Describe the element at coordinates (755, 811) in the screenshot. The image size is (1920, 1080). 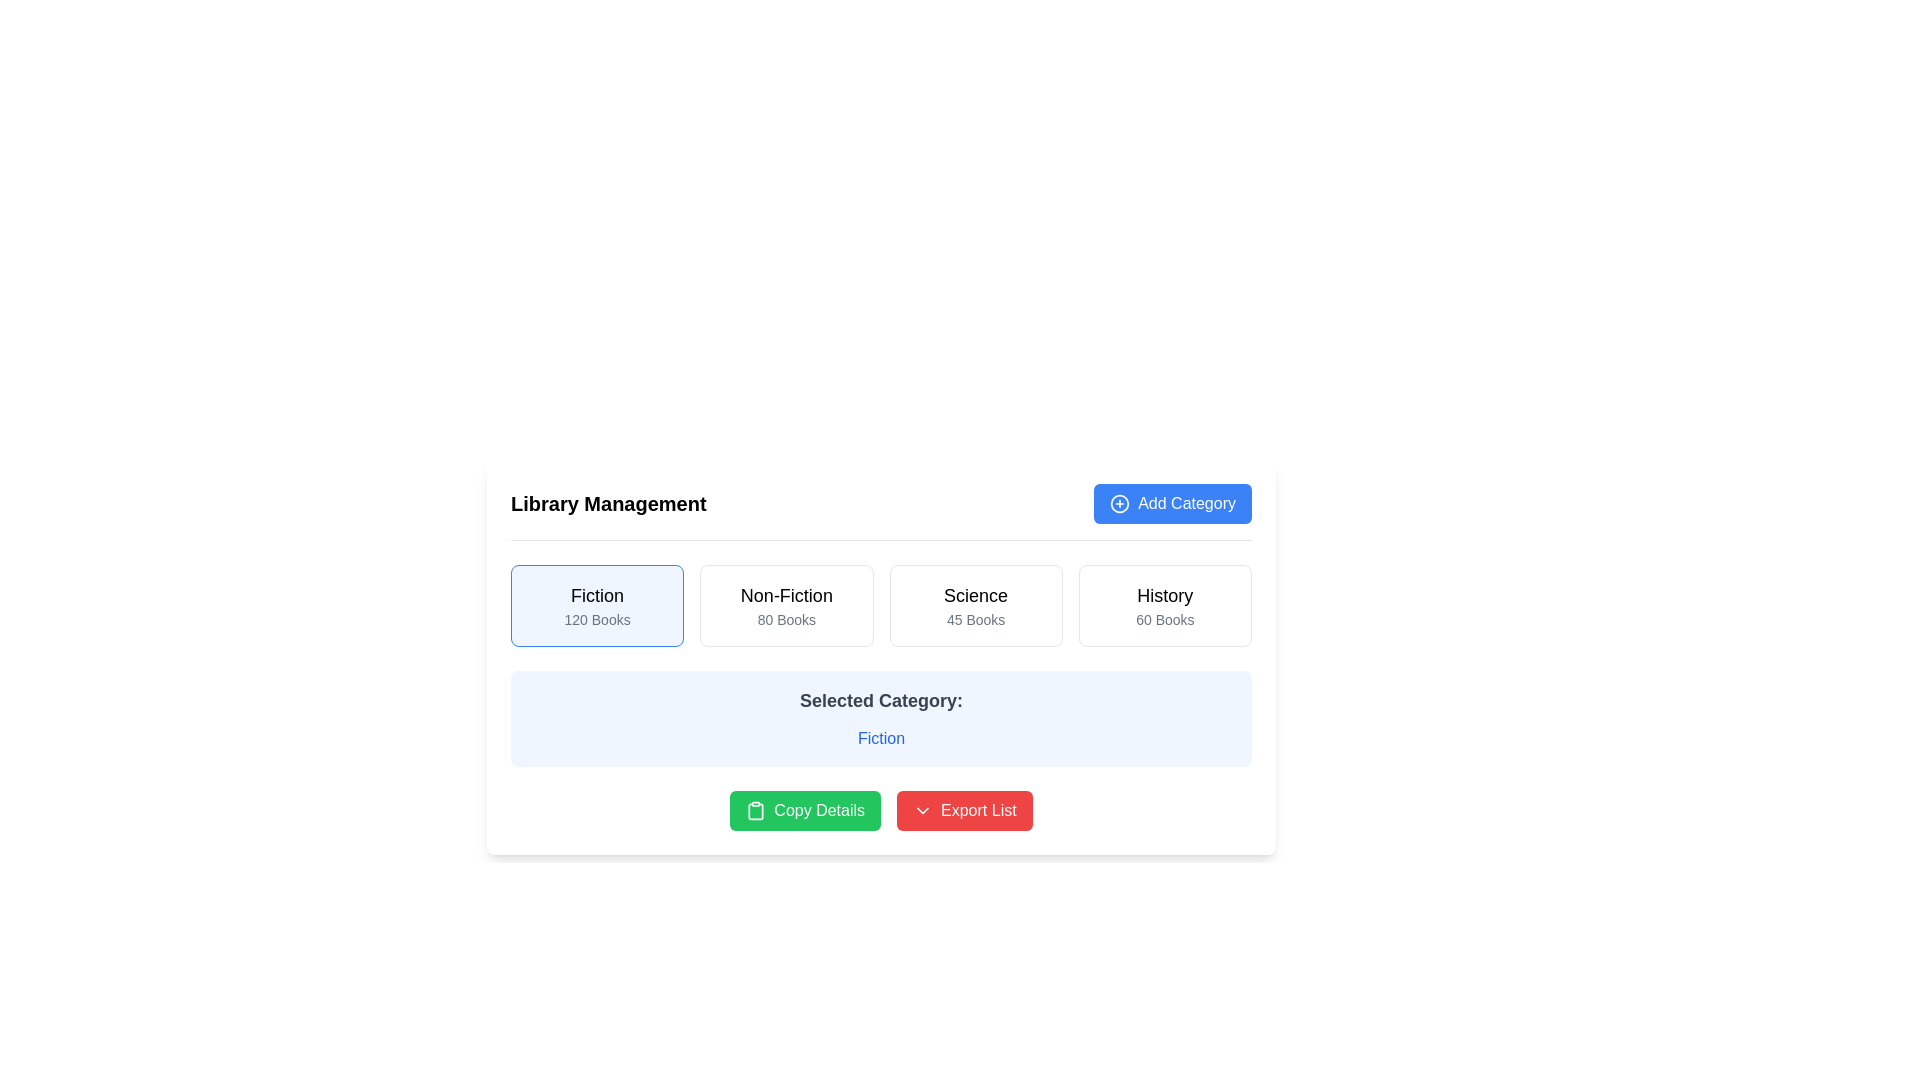
I see `the clipboard icon located centrally within the green 'Copy Details' button at the bottom-left of the control area` at that location.